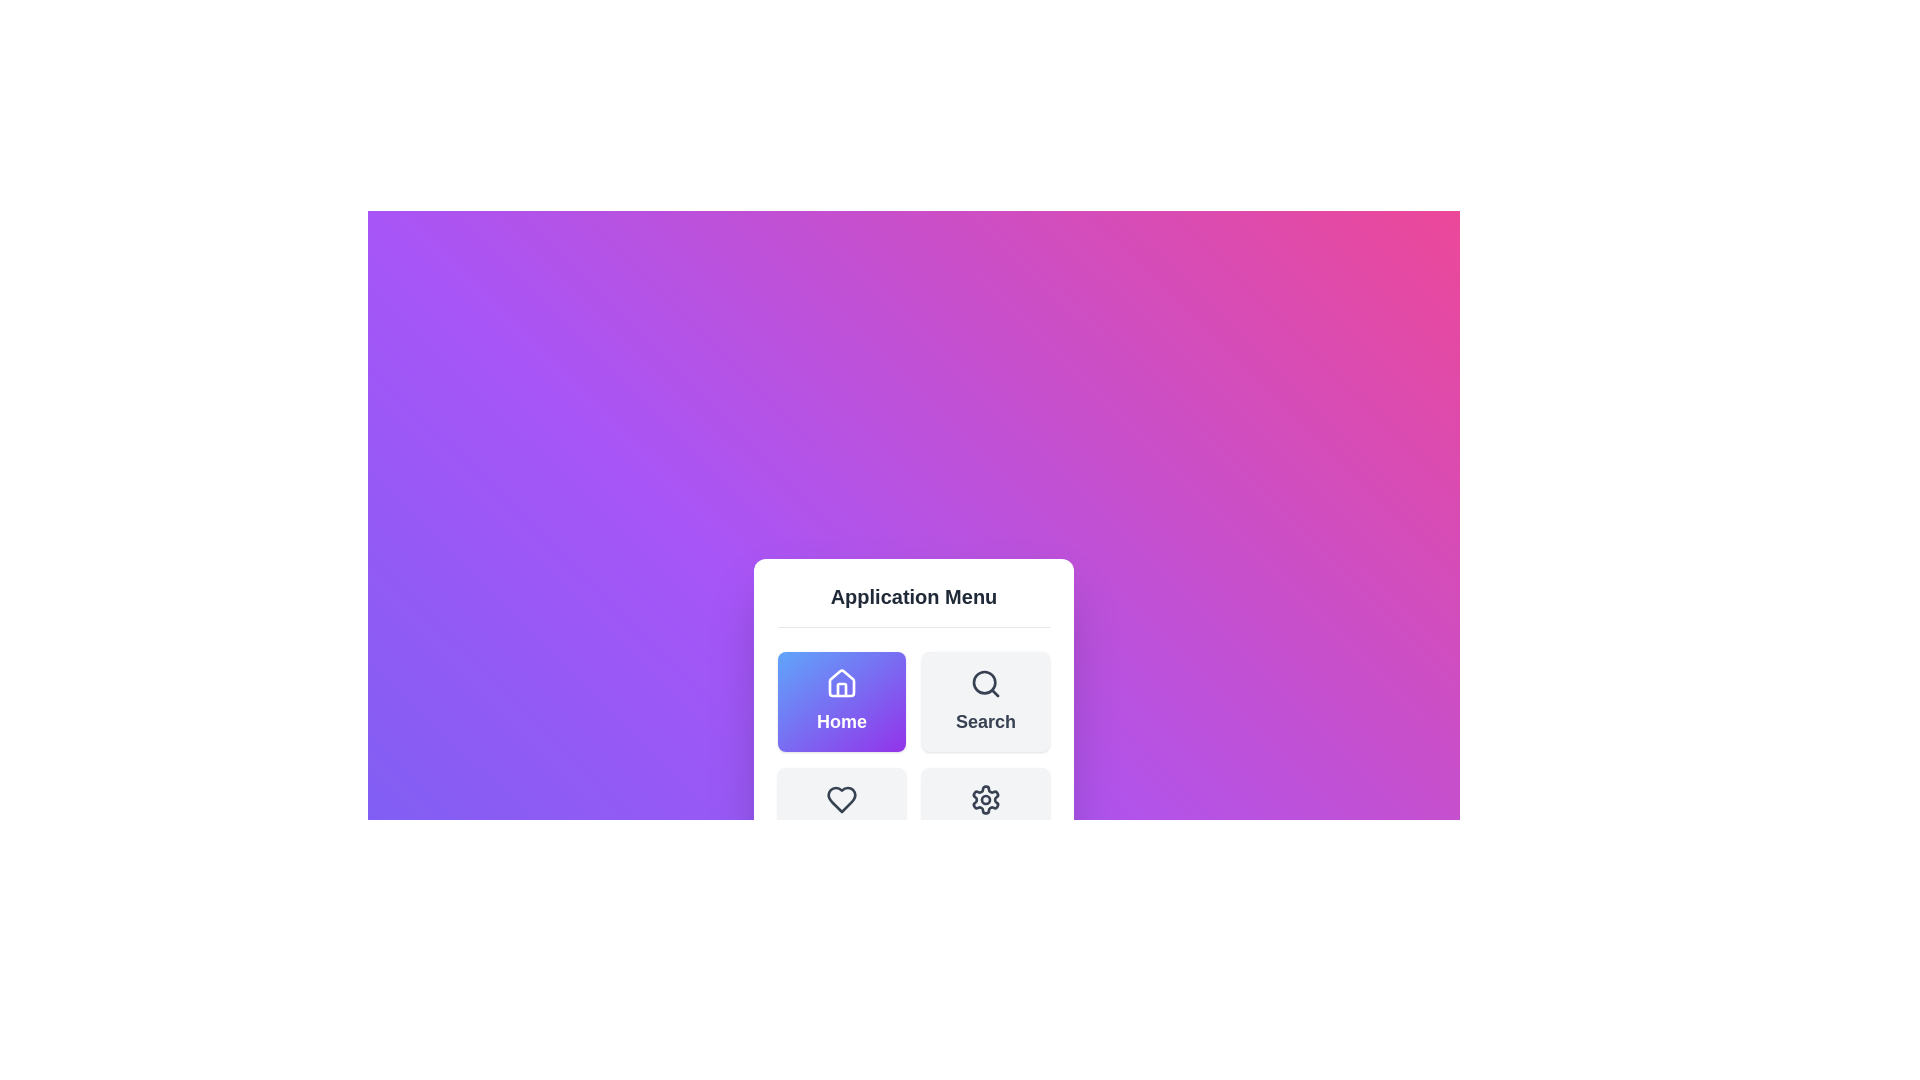 This screenshot has height=1080, width=1920. Describe the element at coordinates (986, 700) in the screenshot. I see `the menu item Search by clicking on its corresponding button` at that location.